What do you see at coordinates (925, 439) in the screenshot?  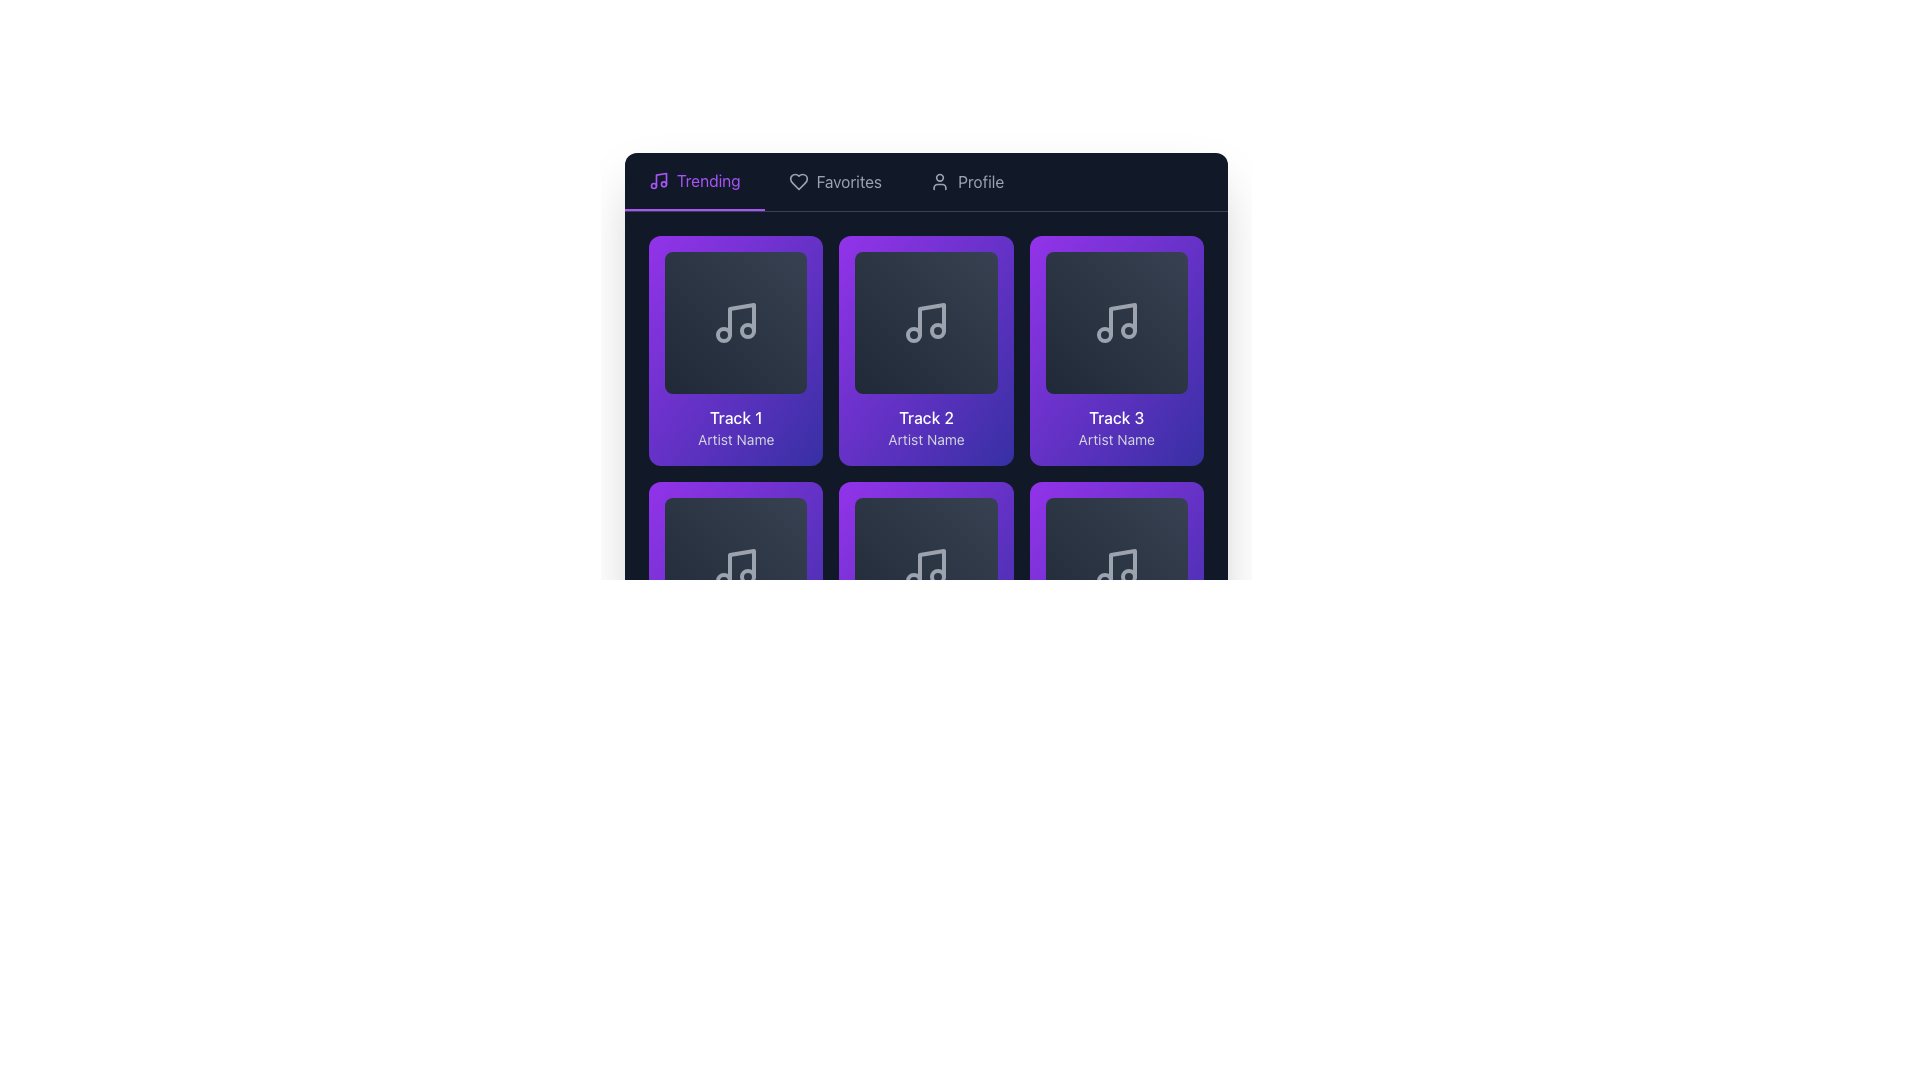 I see `the text label displaying 'Artist Name' located at the bottom of the 'Track 2' card component` at bounding box center [925, 439].